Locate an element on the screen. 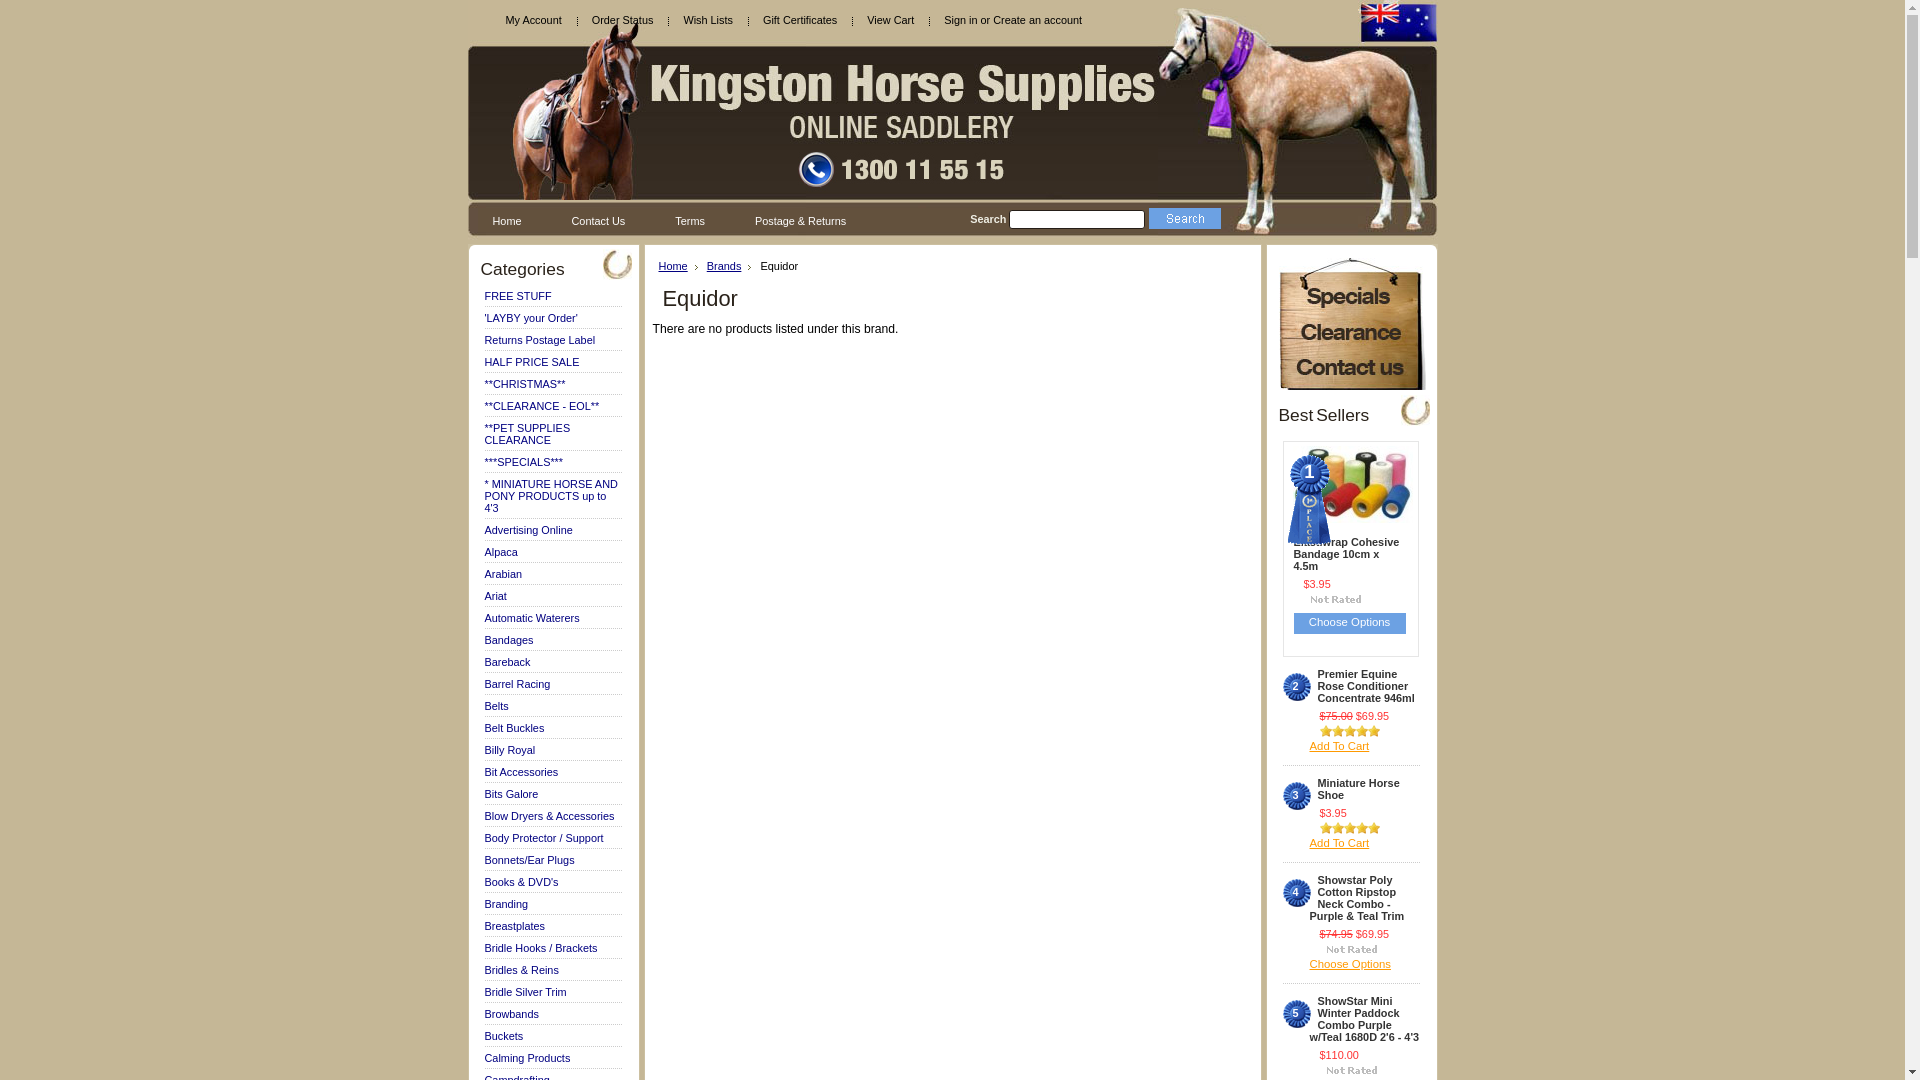 The image size is (1920, 1080). 'Bit Accessories' is located at coordinates (521, 770).